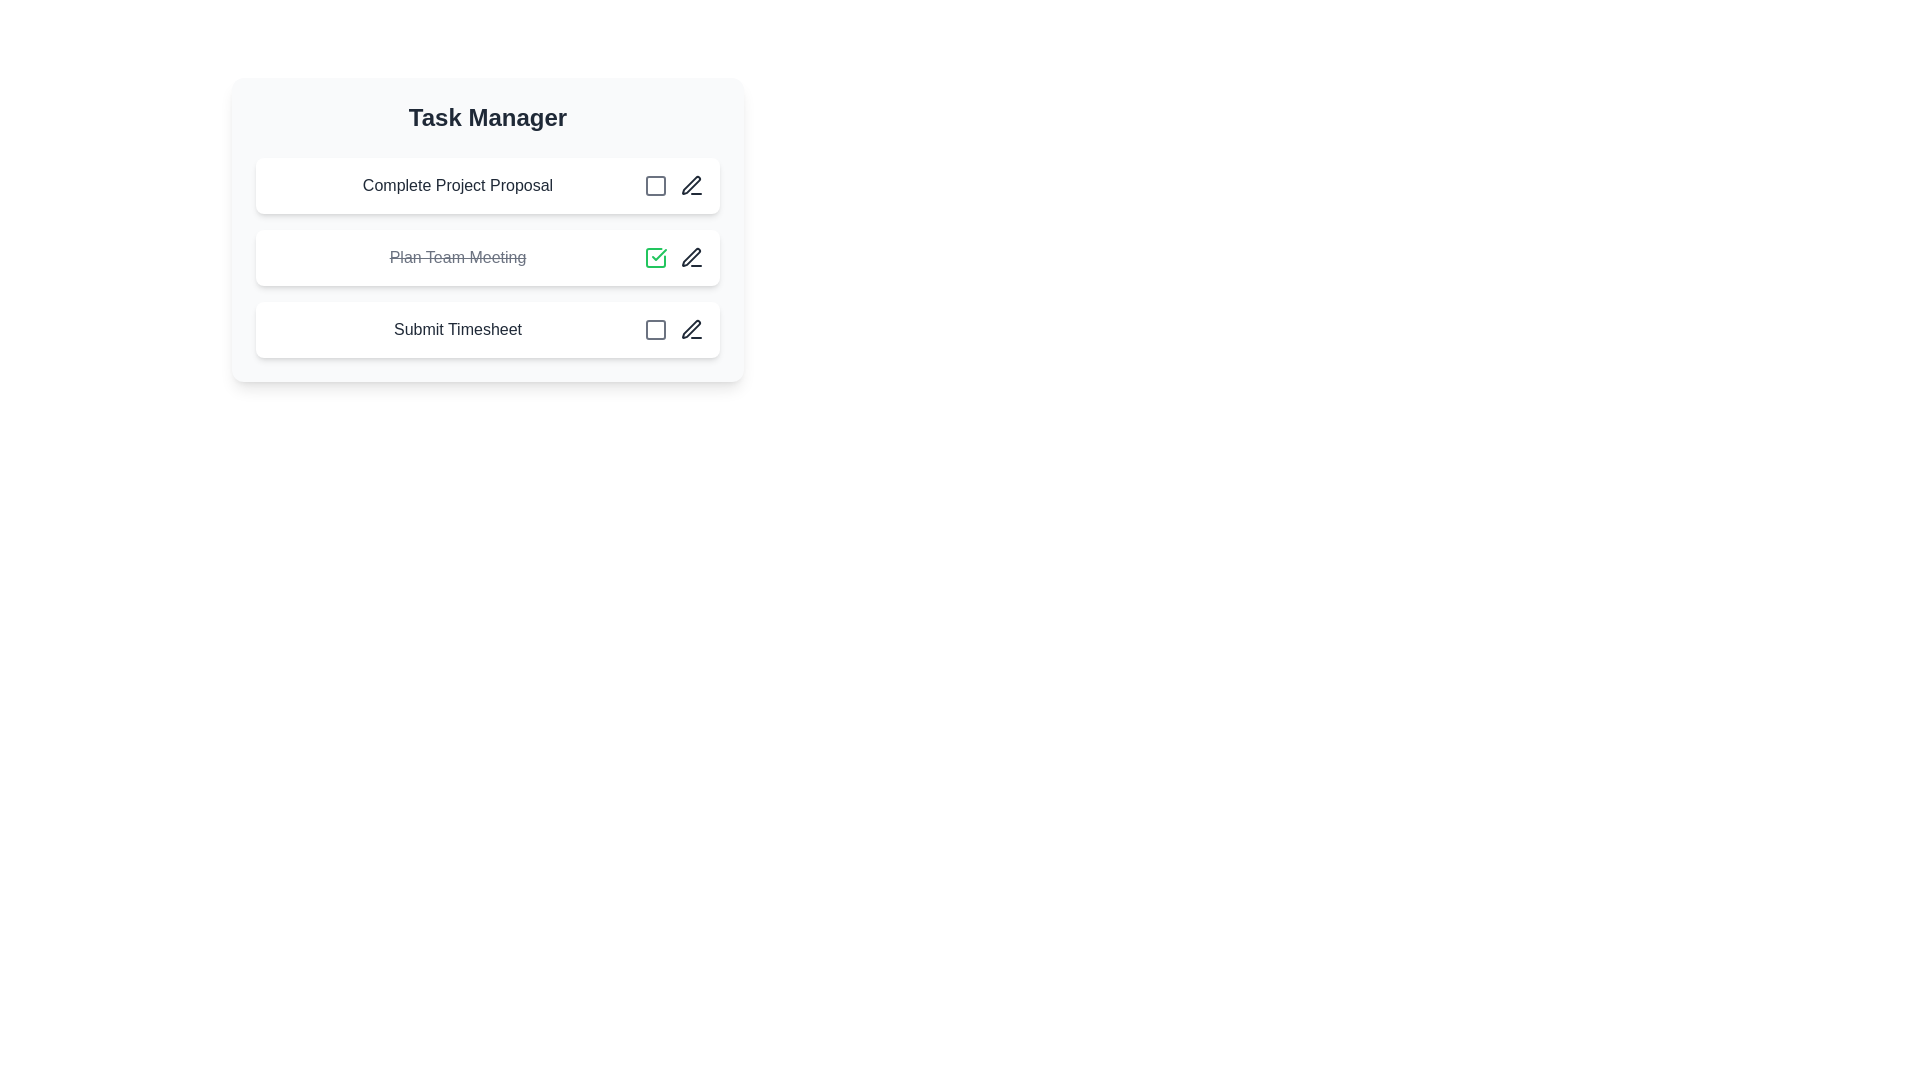 Image resolution: width=1920 pixels, height=1080 pixels. Describe the element at coordinates (656, 329) in the screenshot. I see `the Checkbox-like toggle element located in the rightmost section of the third row, which interacts with the 'Submit Timesheet' task` at that location.